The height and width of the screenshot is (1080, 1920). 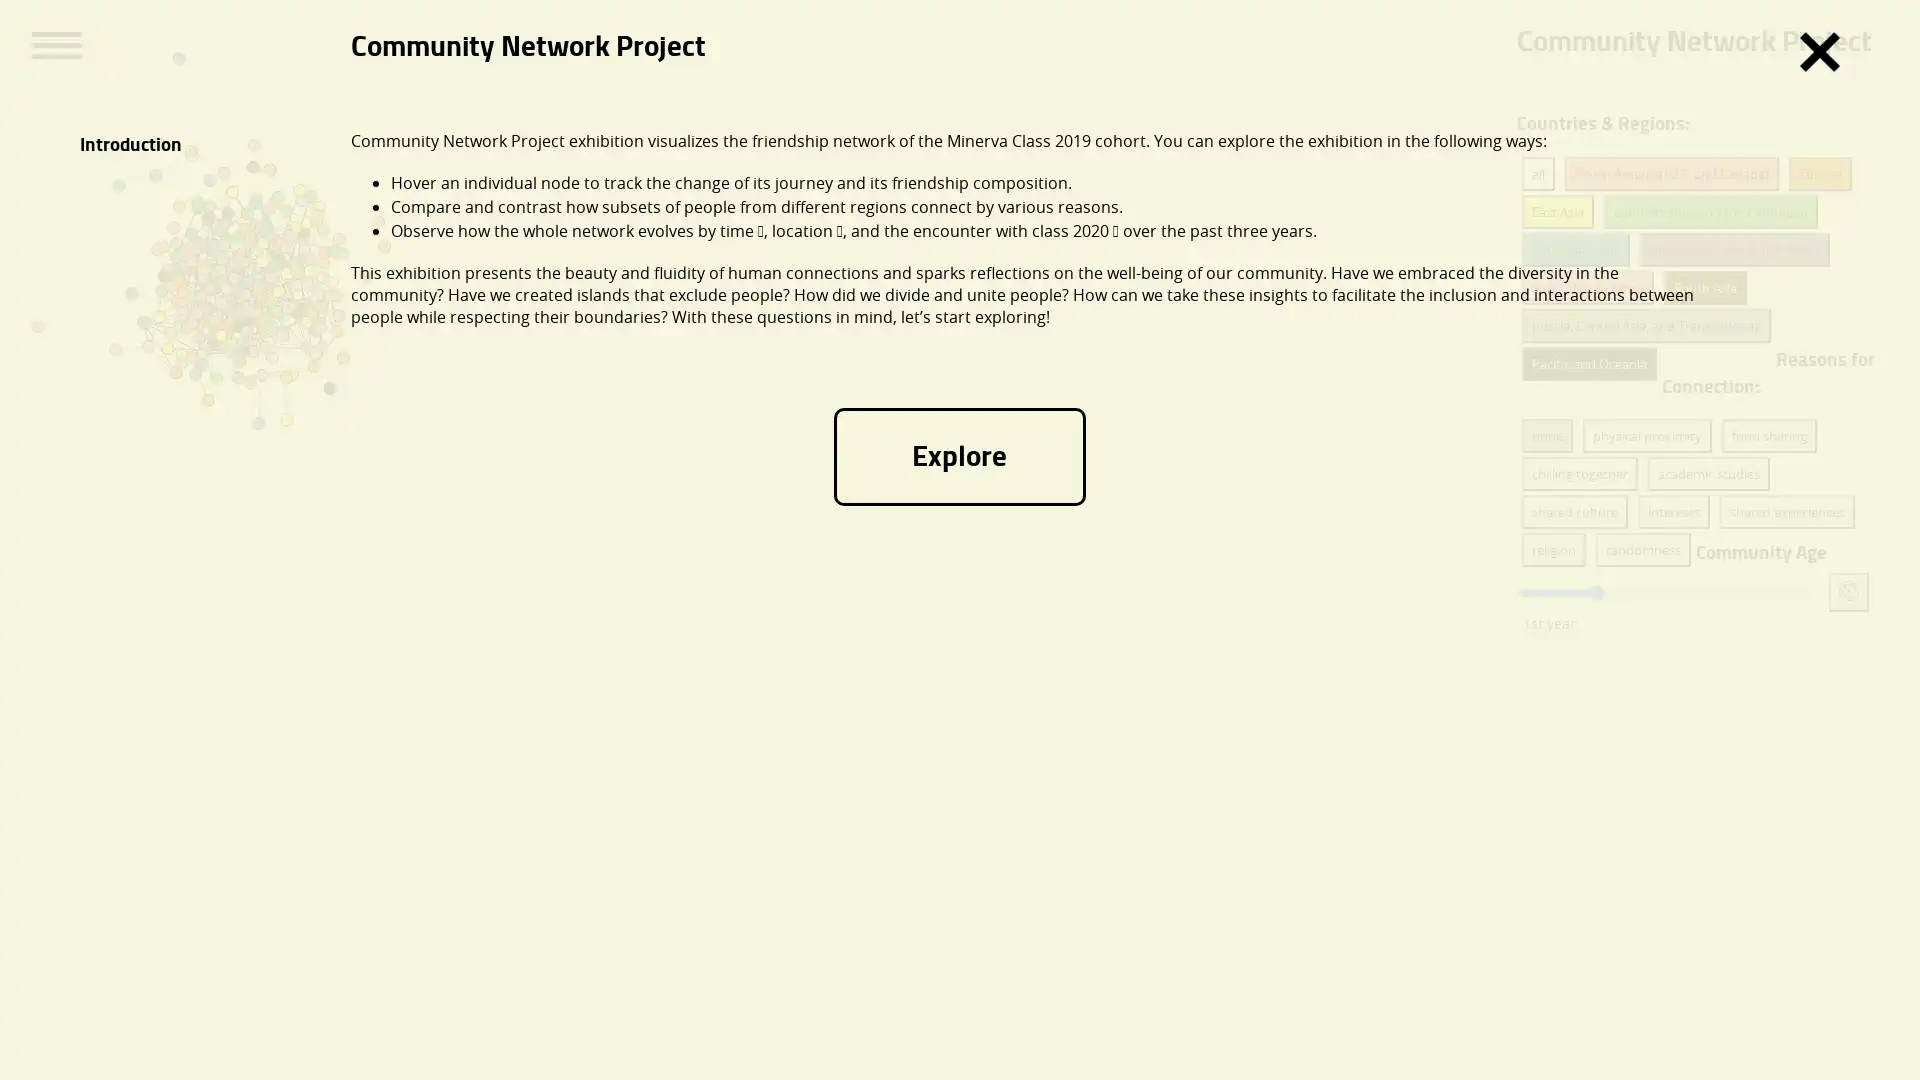 What do you see at coordinates (1646, 323) in the screenshot?
I see `Russia, Central Asia, and Transcaucasia` at bounding box center [1646, 323].